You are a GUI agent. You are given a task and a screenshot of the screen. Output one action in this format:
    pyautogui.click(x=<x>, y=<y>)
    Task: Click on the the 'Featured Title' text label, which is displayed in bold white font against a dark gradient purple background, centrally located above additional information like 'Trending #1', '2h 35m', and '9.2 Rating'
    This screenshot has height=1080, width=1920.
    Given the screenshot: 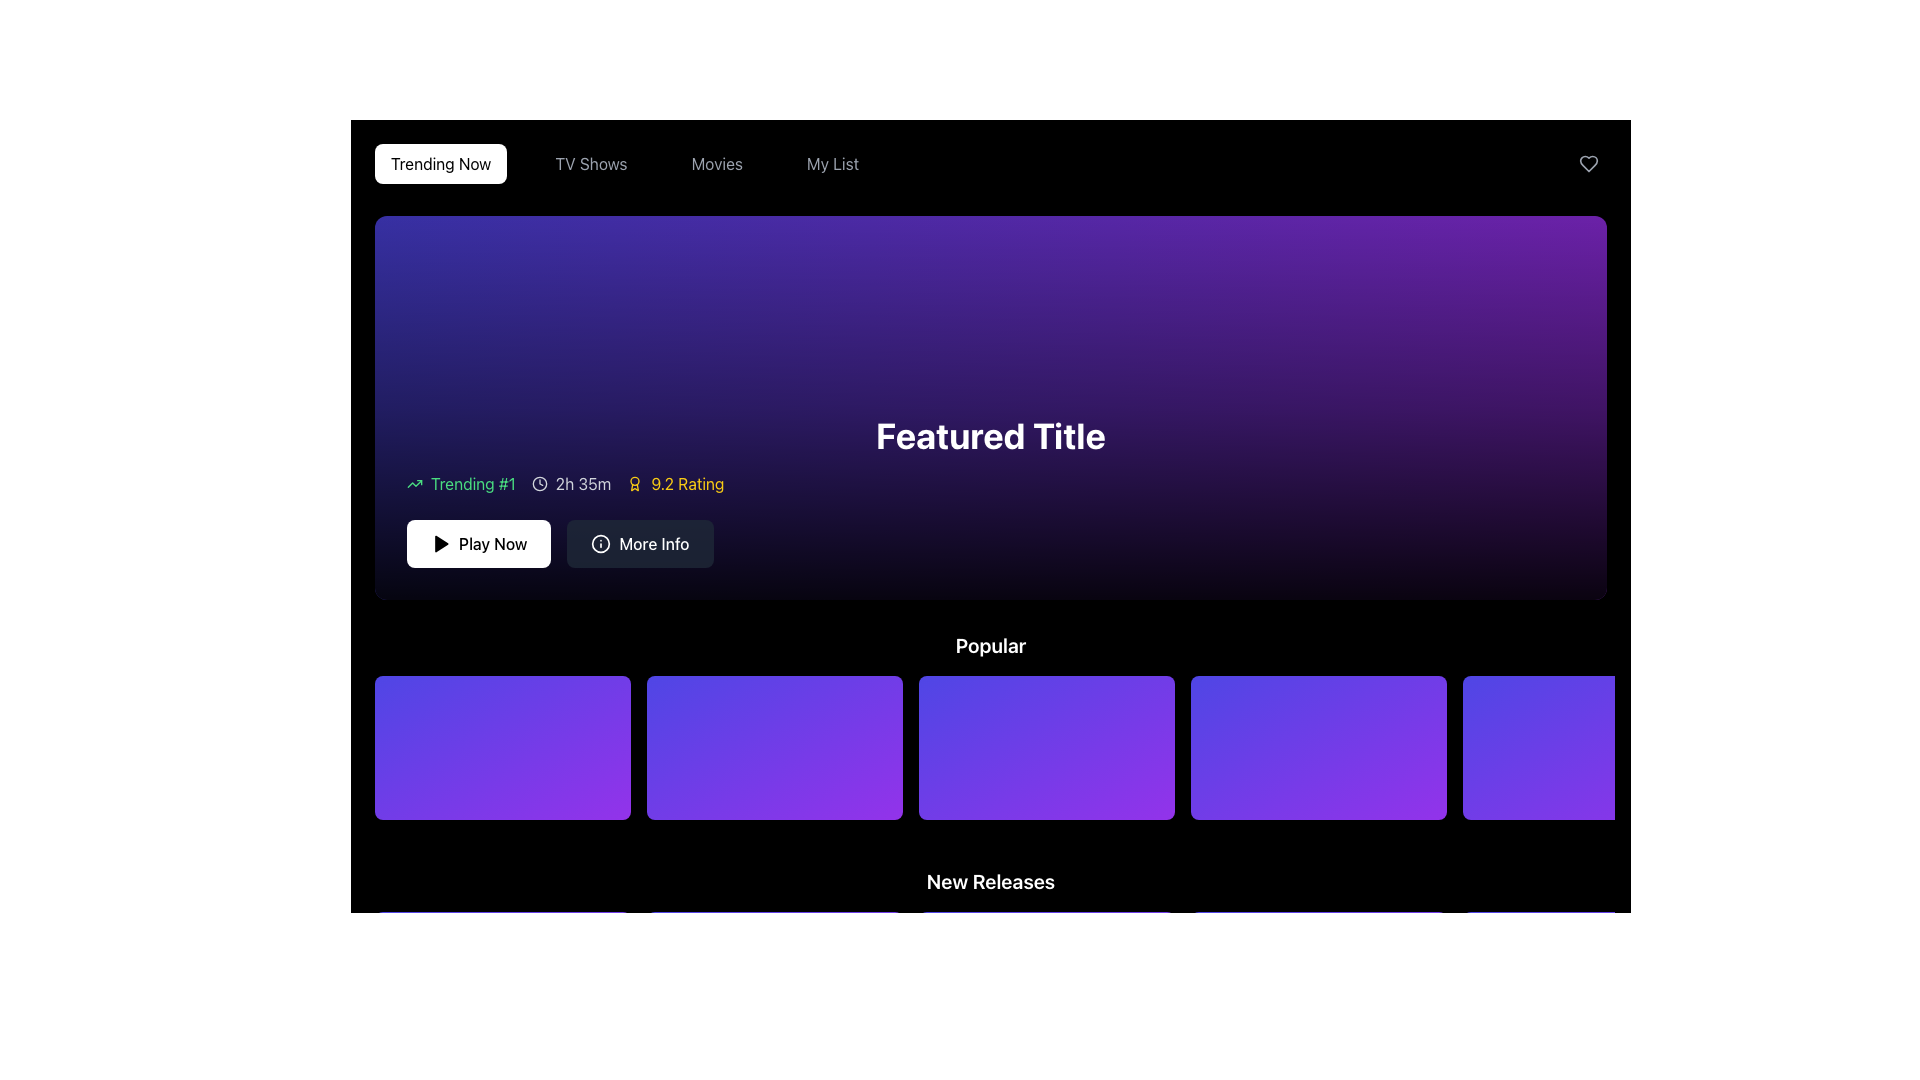 What is the action you would take?
    pyautogui.click(x=990, y=434)
    